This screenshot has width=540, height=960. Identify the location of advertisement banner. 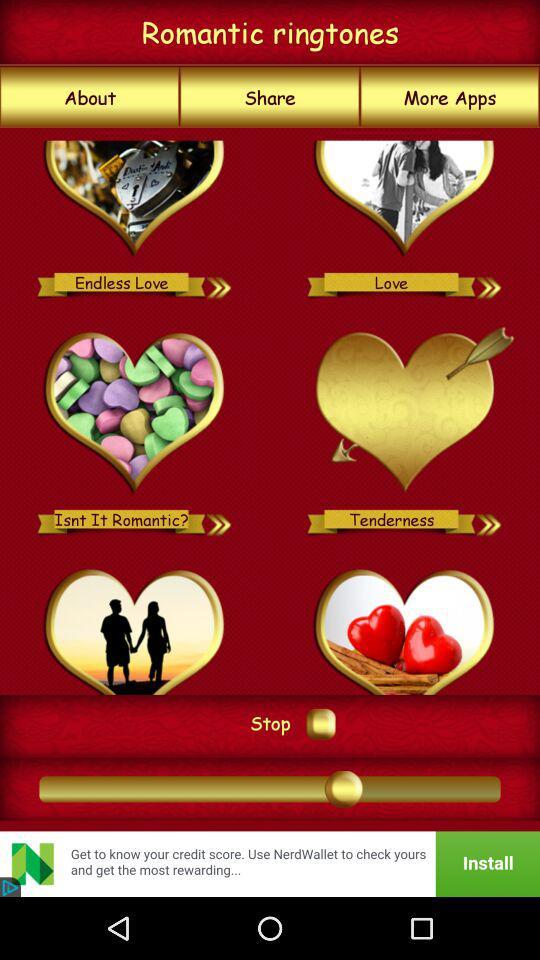
(270, 863).